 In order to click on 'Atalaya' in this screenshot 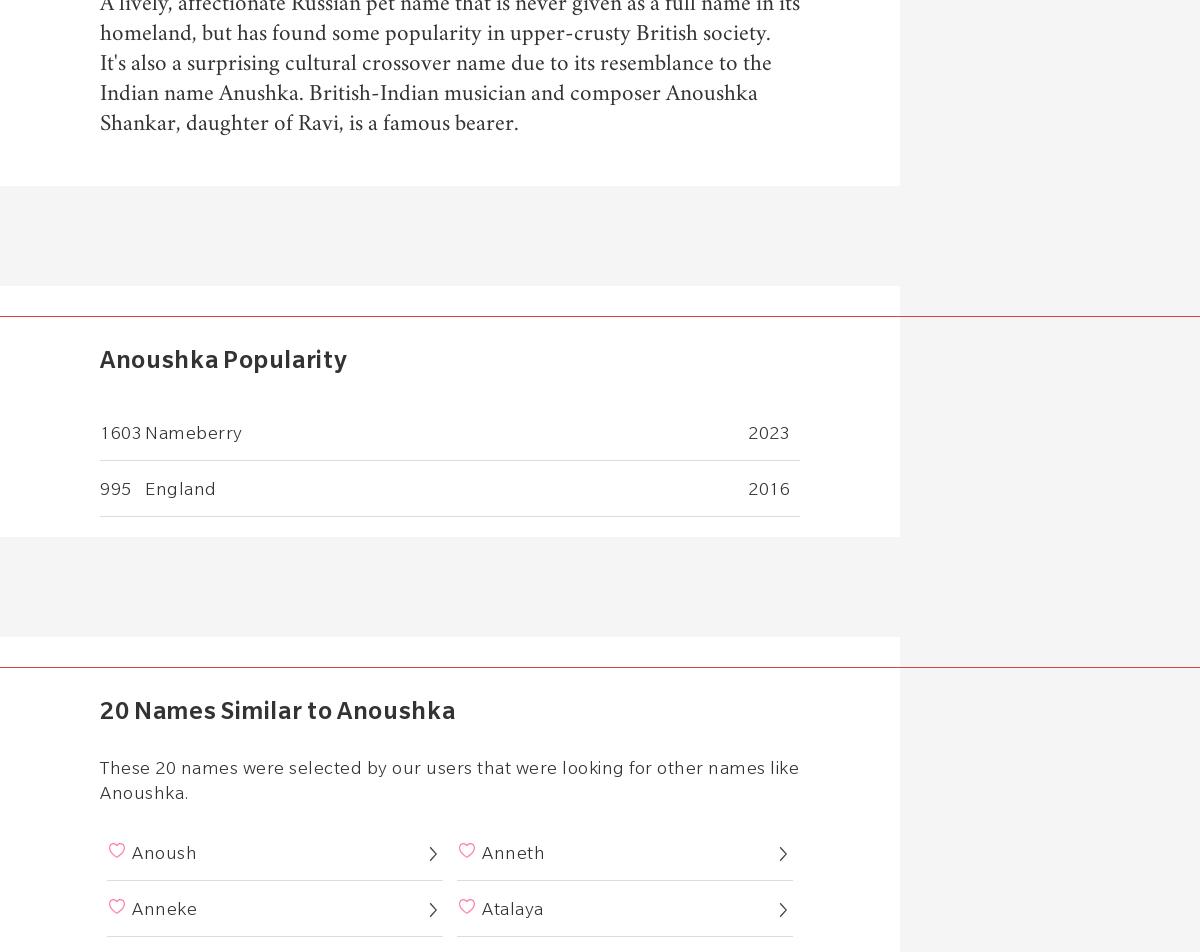, I will do `click(511, 908)`.